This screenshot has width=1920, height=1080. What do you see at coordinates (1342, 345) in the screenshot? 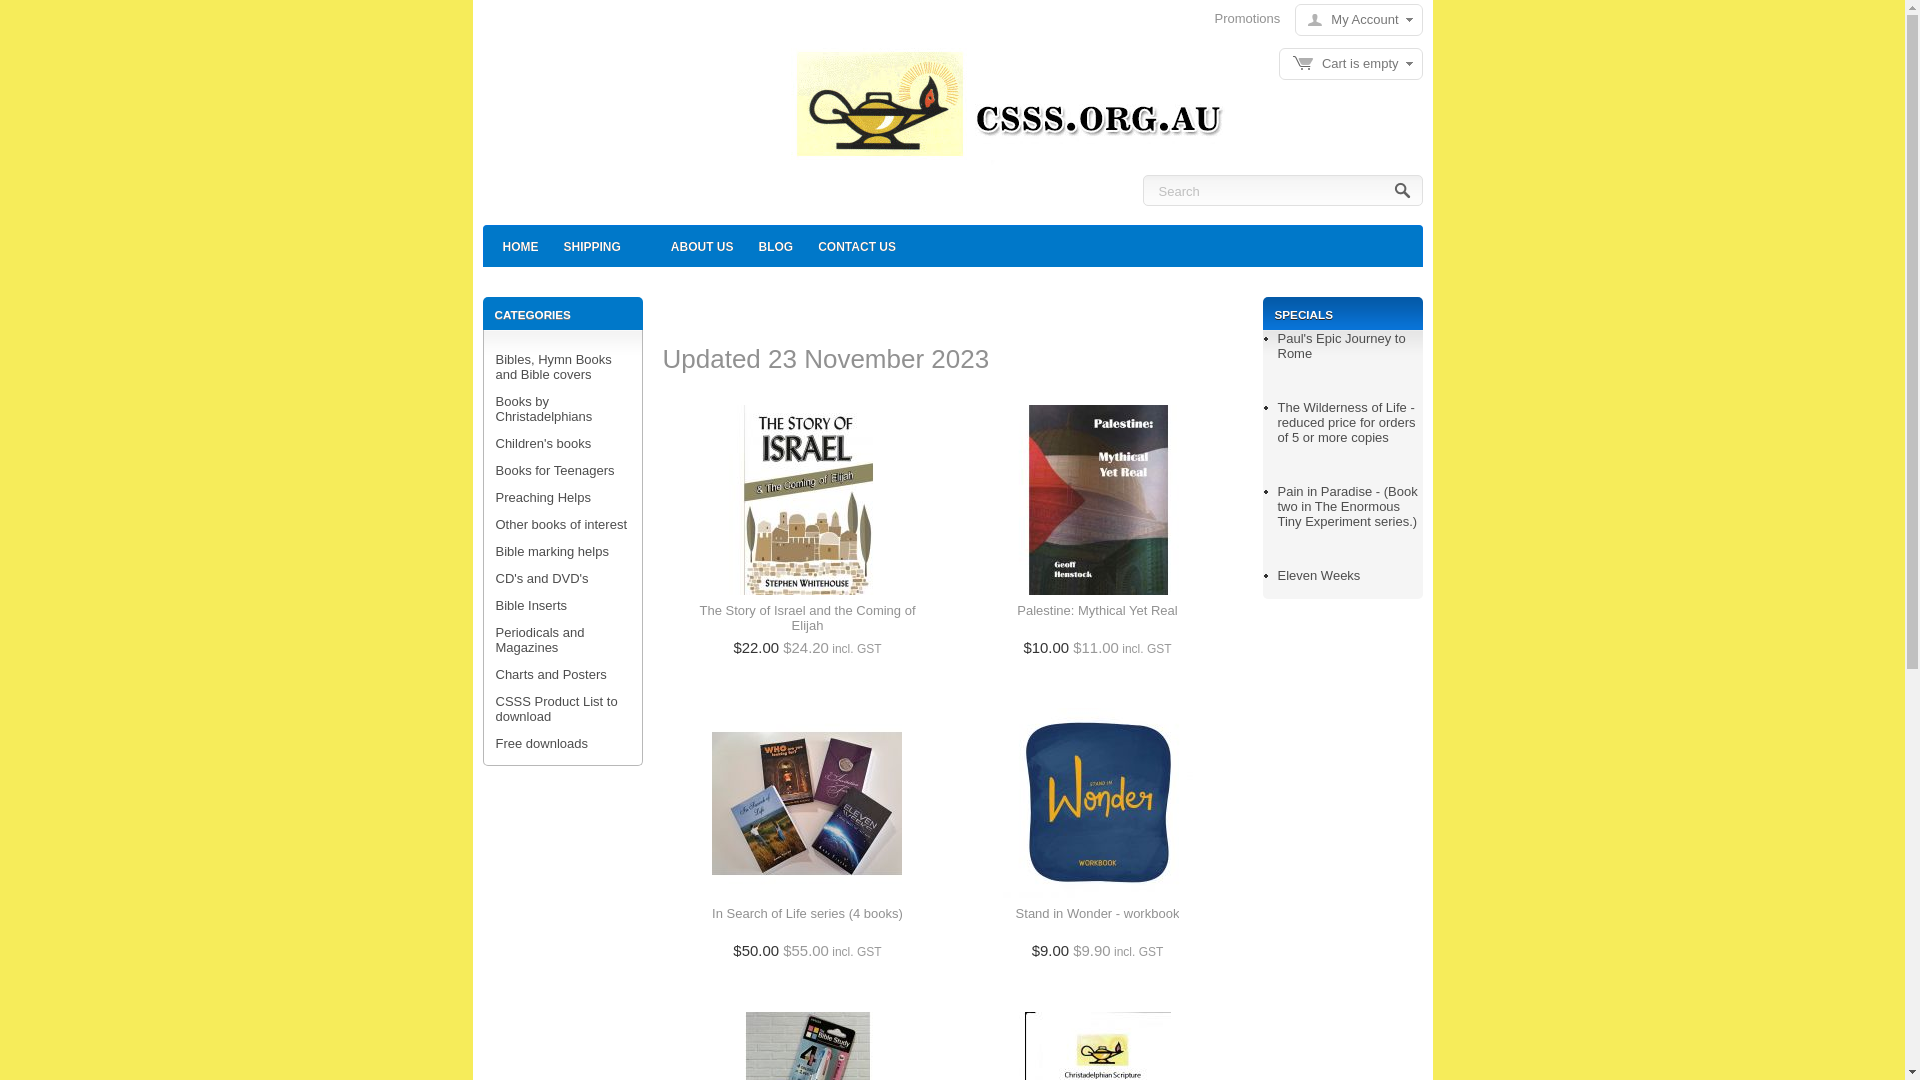
I see `'Paul's Epic Journey to Rome'` at bounding box center [1342, 345].